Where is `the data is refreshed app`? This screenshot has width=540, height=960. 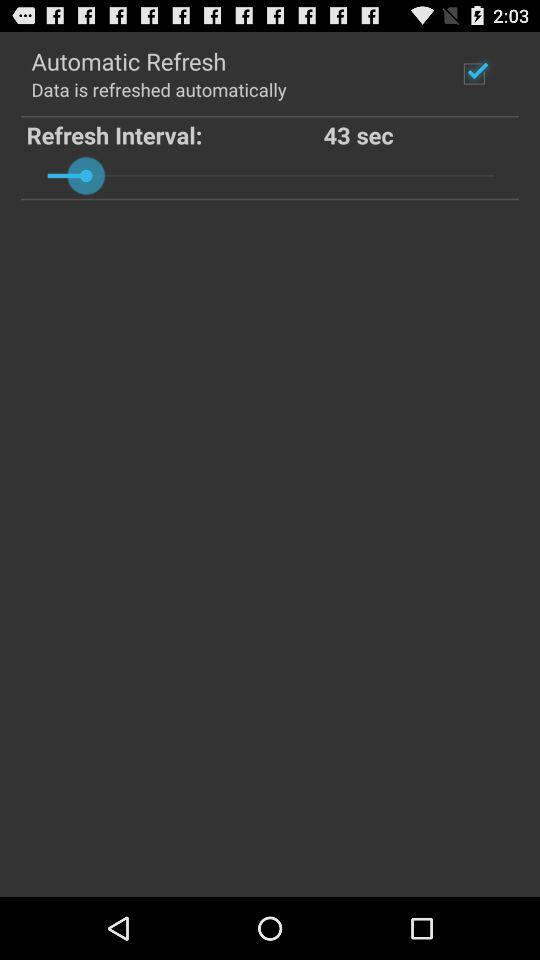 the data is refreshed app is located at coordinates (157, 89).